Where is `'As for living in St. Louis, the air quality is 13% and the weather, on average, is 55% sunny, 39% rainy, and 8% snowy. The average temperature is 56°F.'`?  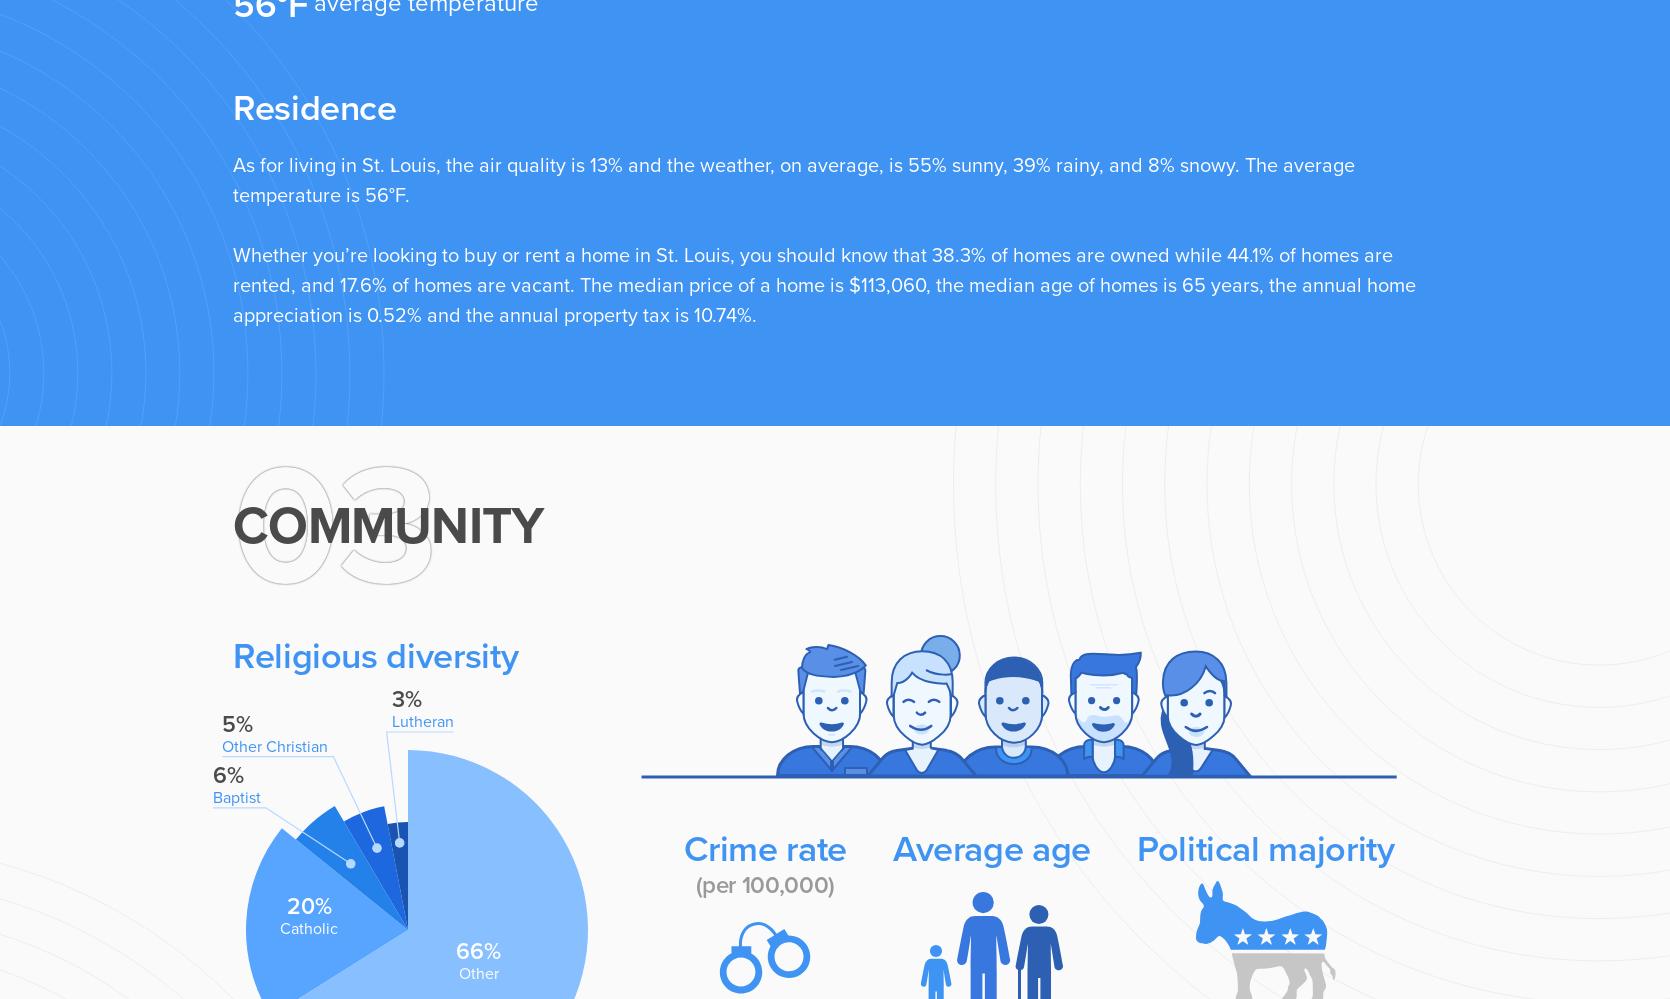 'As for living in St. Louis, the air quality is 13% and the weather, on average, is 55% sunny, 39% rainy, and 8% snowy. The average temperature is 56°F.' is located at coordinates (792, 179).